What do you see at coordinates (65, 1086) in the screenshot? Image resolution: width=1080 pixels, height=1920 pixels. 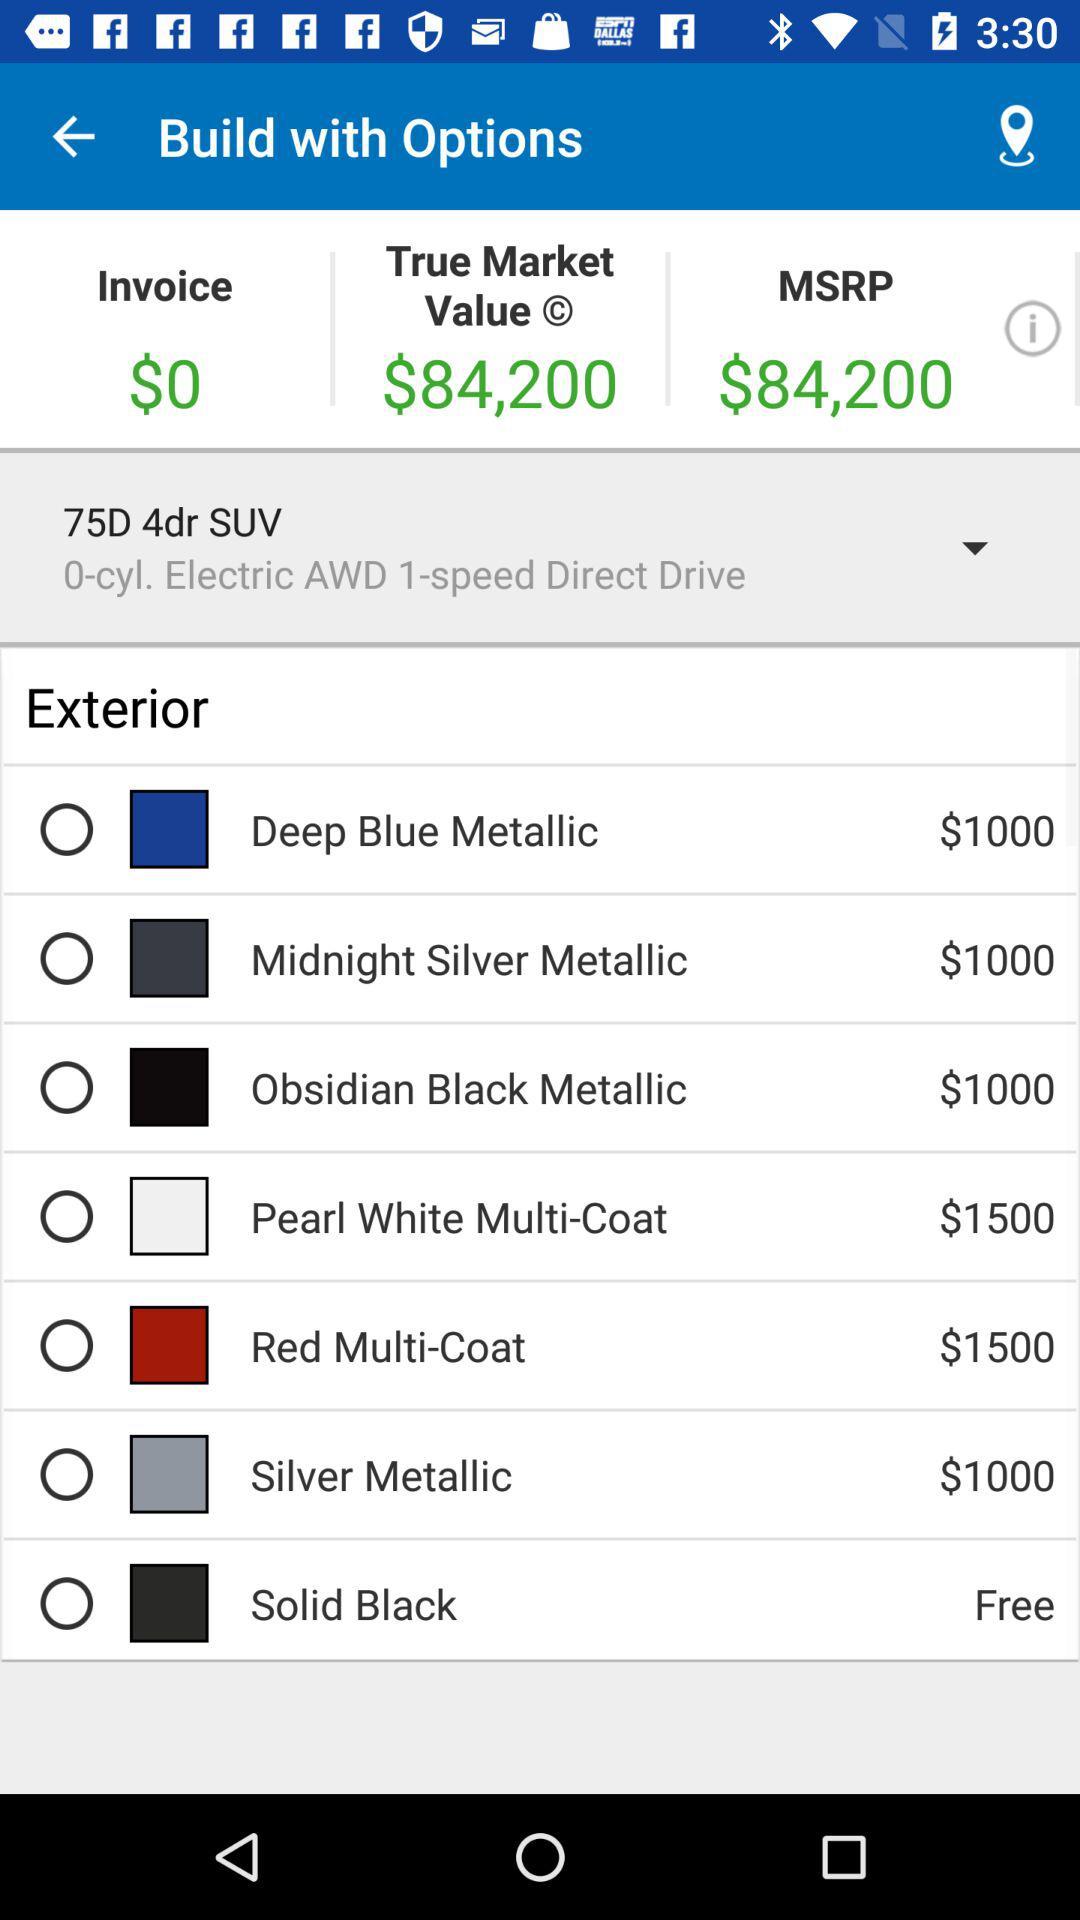 I see `choose obsidian black mettalic` at bounding box center [65, 1086].